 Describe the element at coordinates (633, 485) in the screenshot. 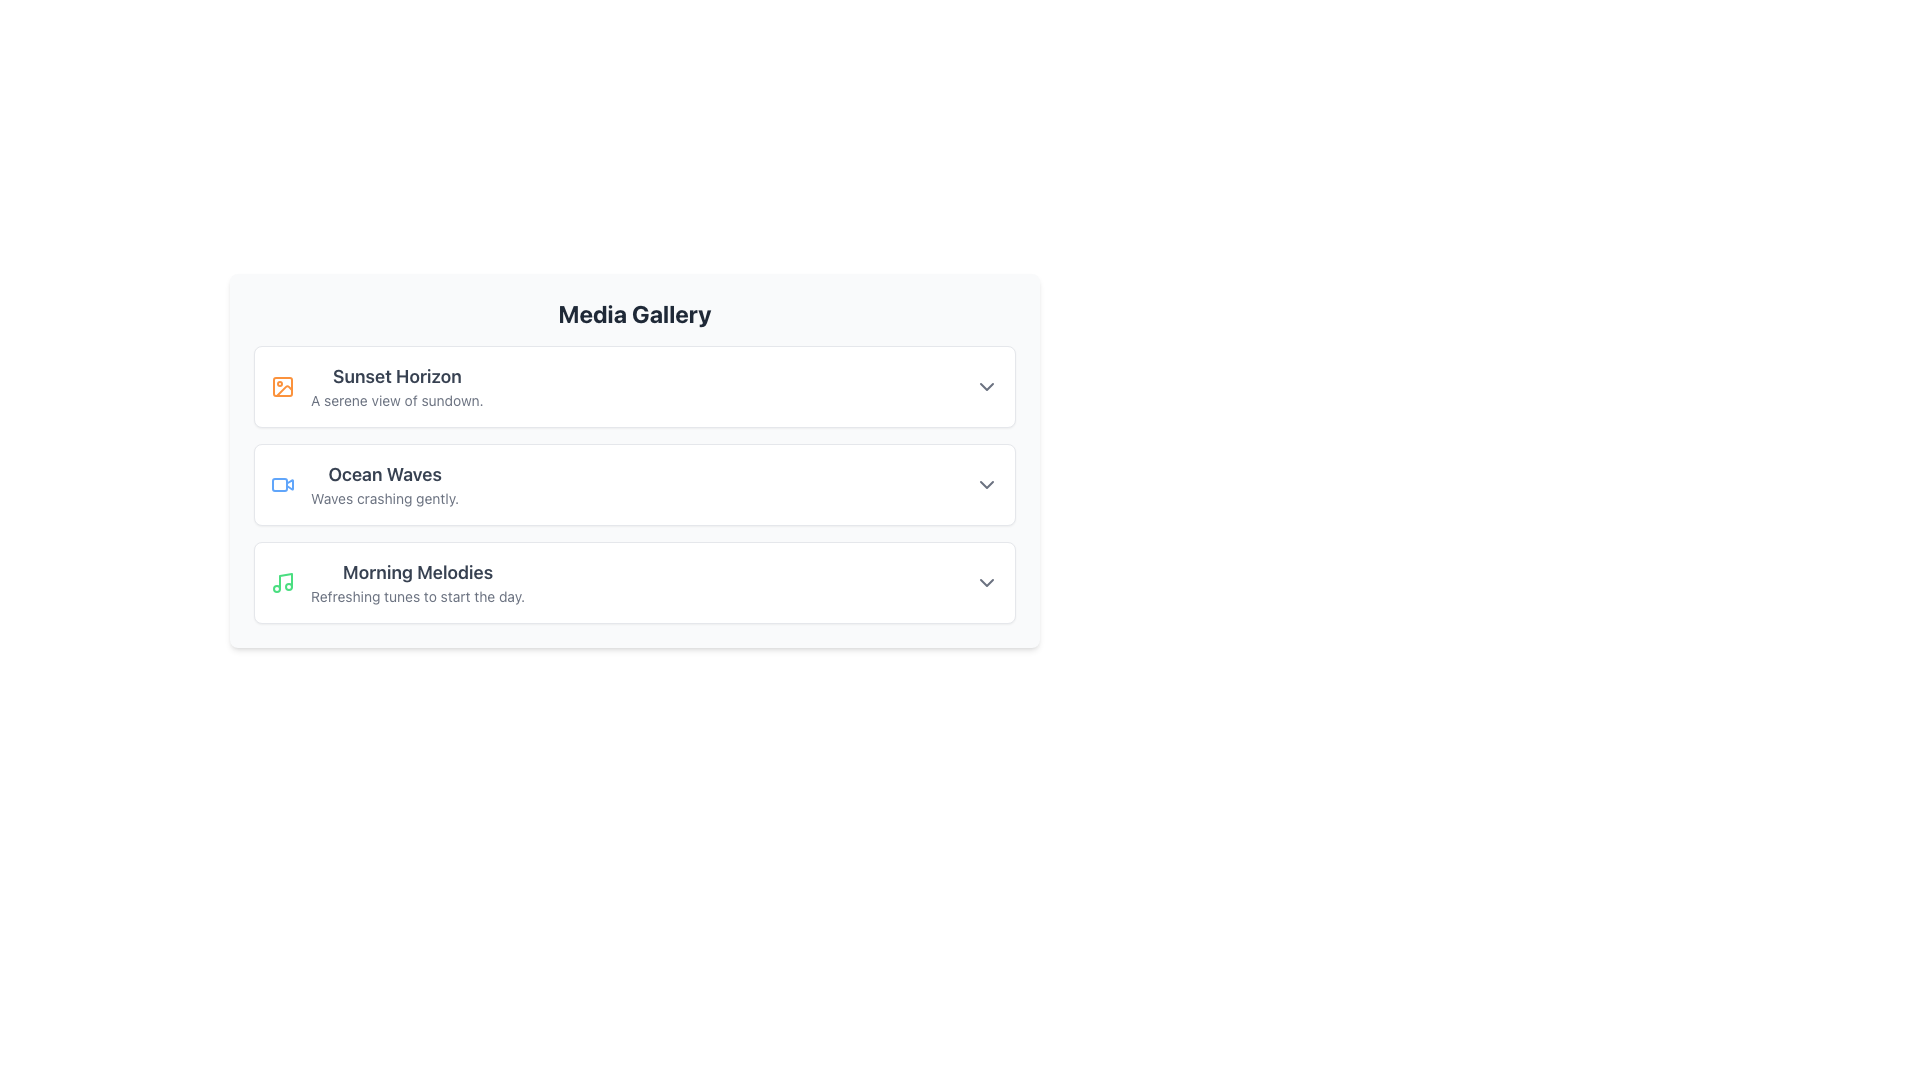

I see `the 'Ocean Waves' List Item Card` at that location.